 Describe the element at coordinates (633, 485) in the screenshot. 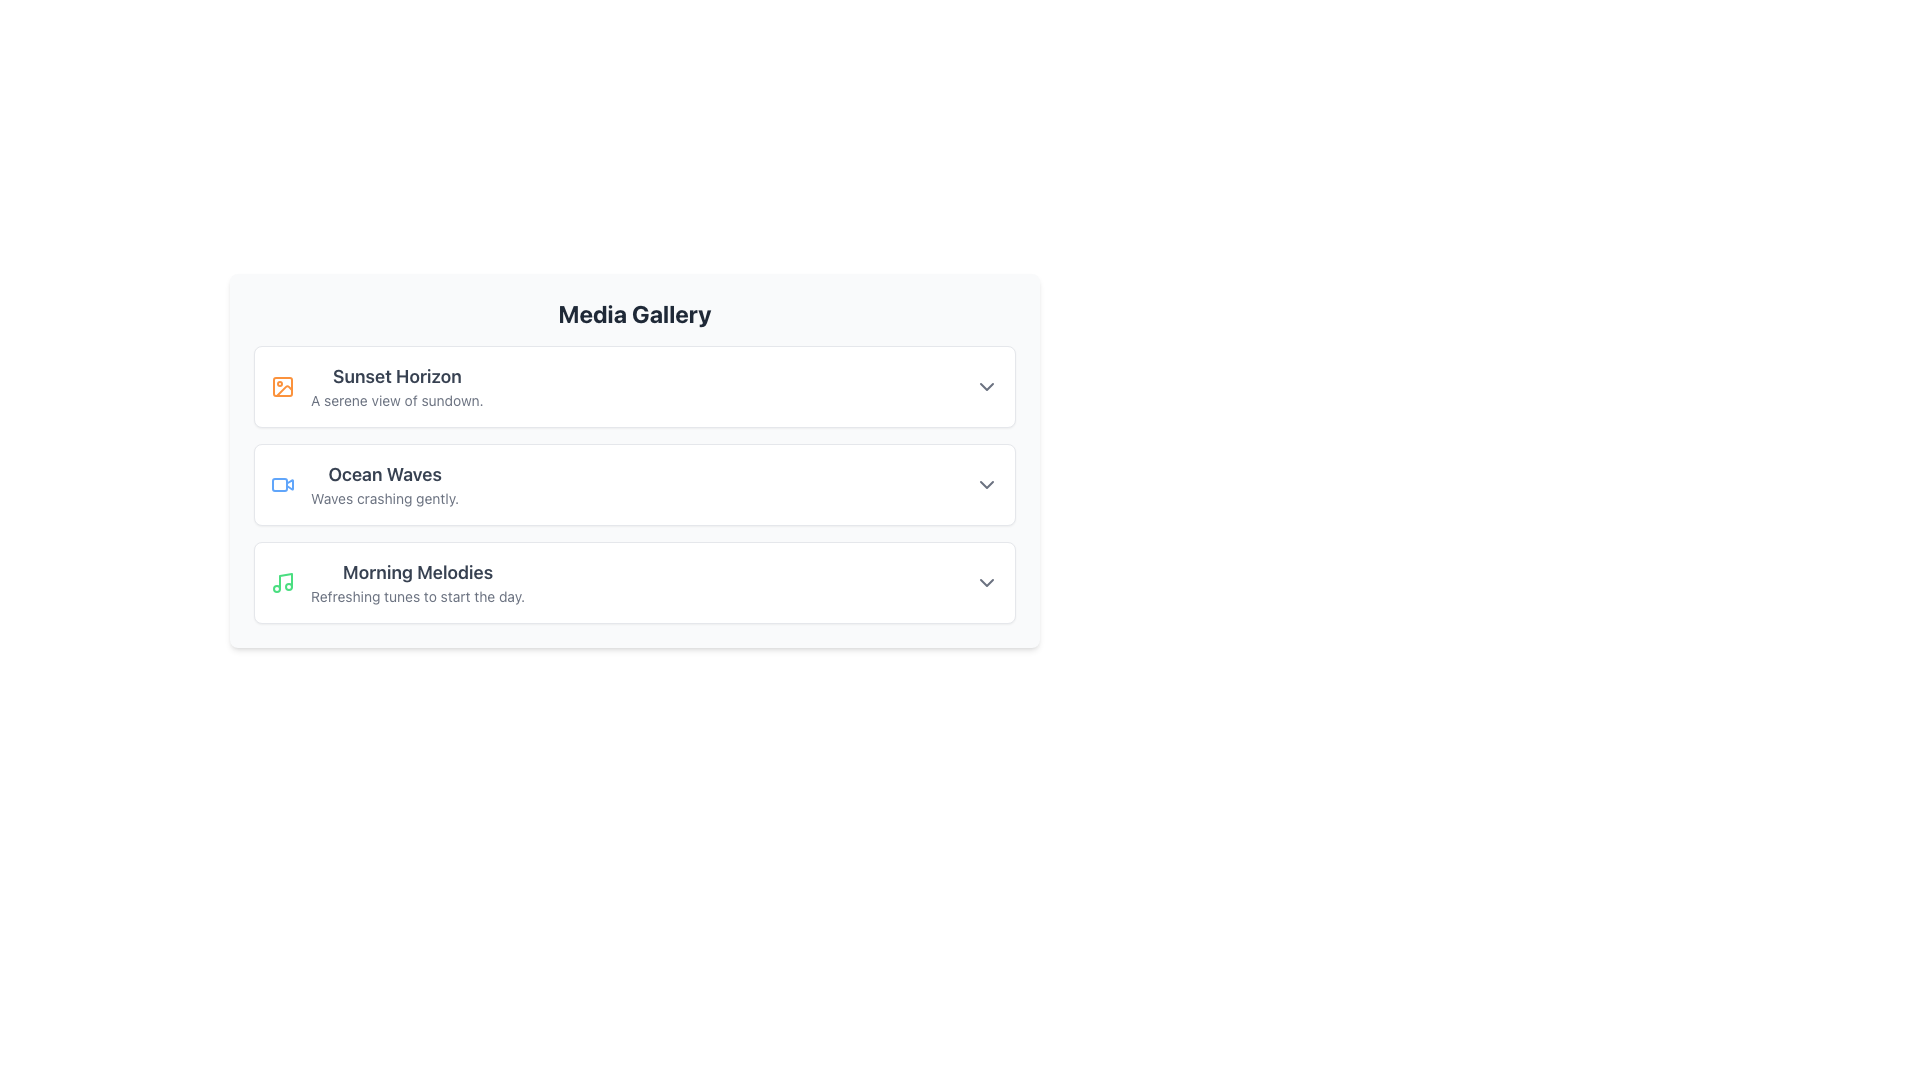

I see `the 'Ocean Waves' List Item Card` at that location.